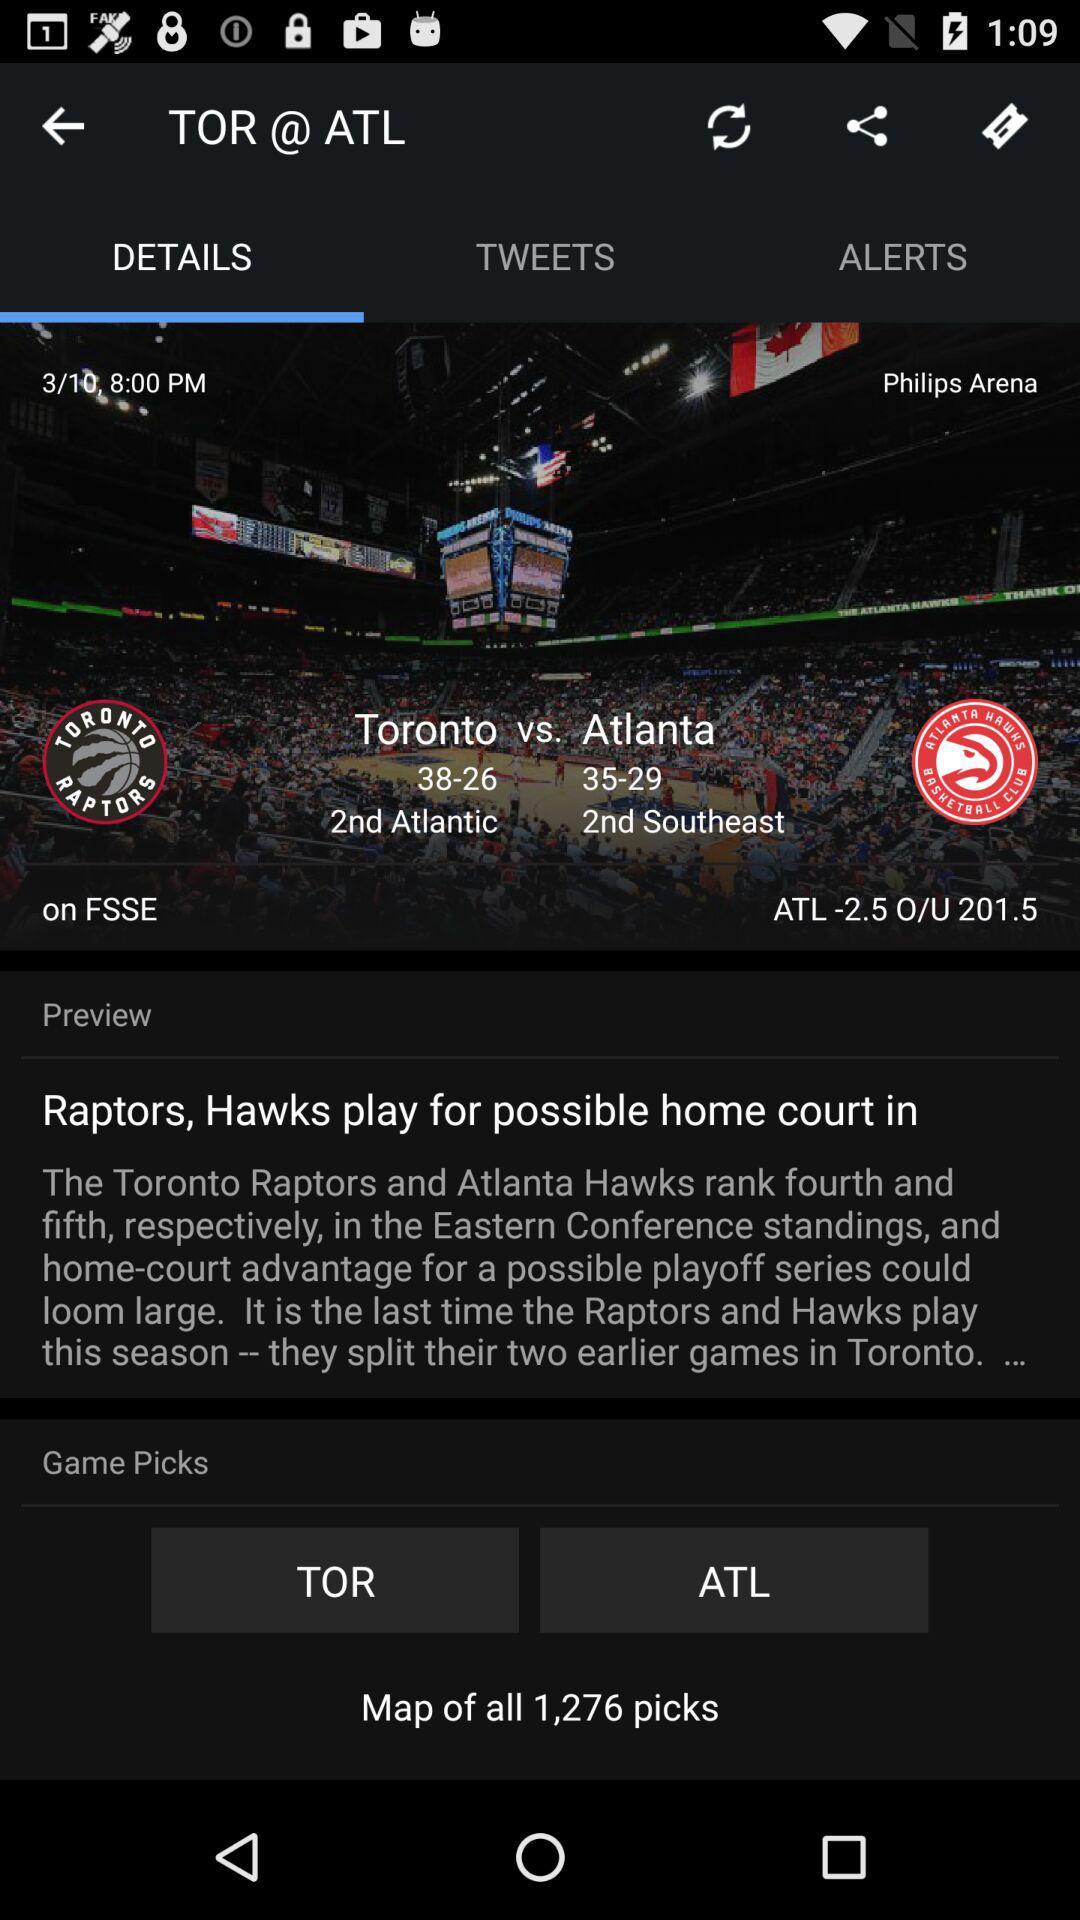  Describe the element at coordinates (545, 254) in the screenshot. I see `the item to the left of alerts` at that location.